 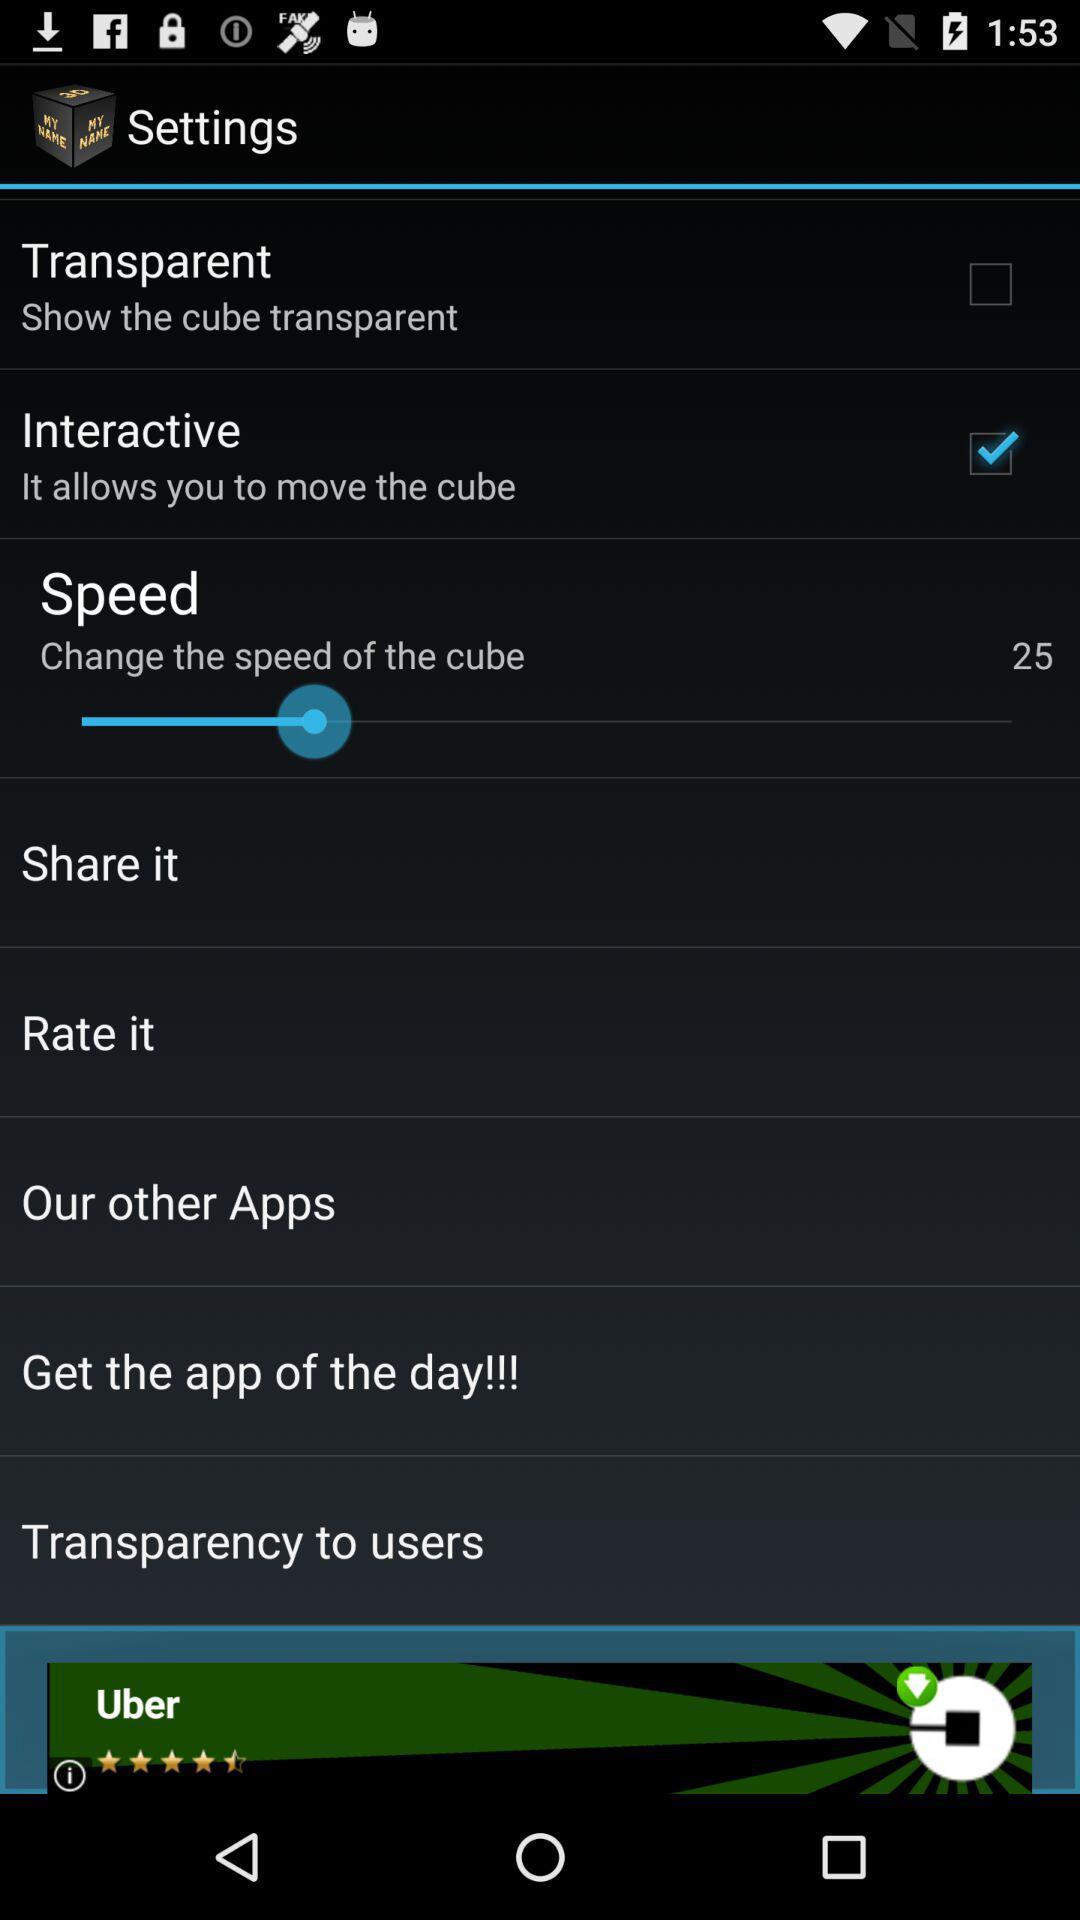 What do you see at coordinates (1032, 654) in the screenshot?
I see `the 25 on the right` at bounding box center [1032, 654].